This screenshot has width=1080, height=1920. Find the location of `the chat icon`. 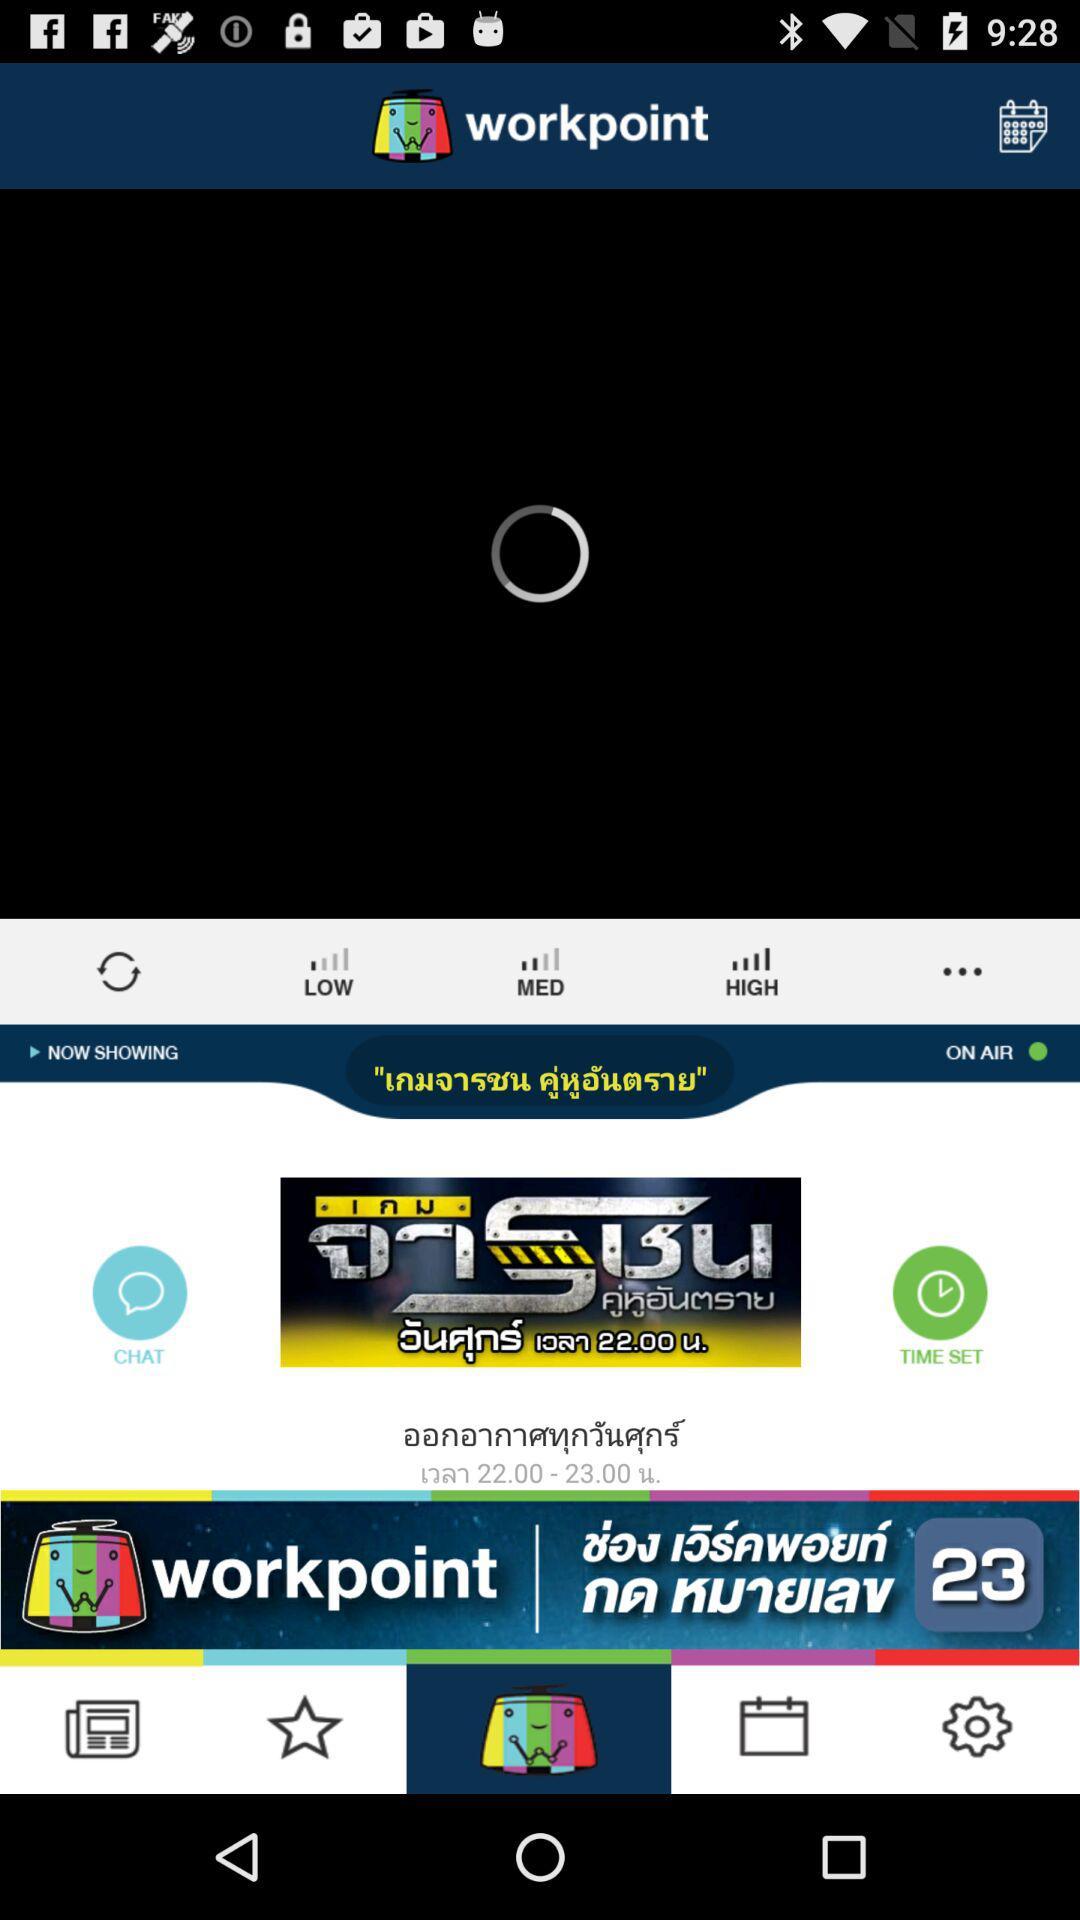

the chat icon is located at coordinates (138, 1395).